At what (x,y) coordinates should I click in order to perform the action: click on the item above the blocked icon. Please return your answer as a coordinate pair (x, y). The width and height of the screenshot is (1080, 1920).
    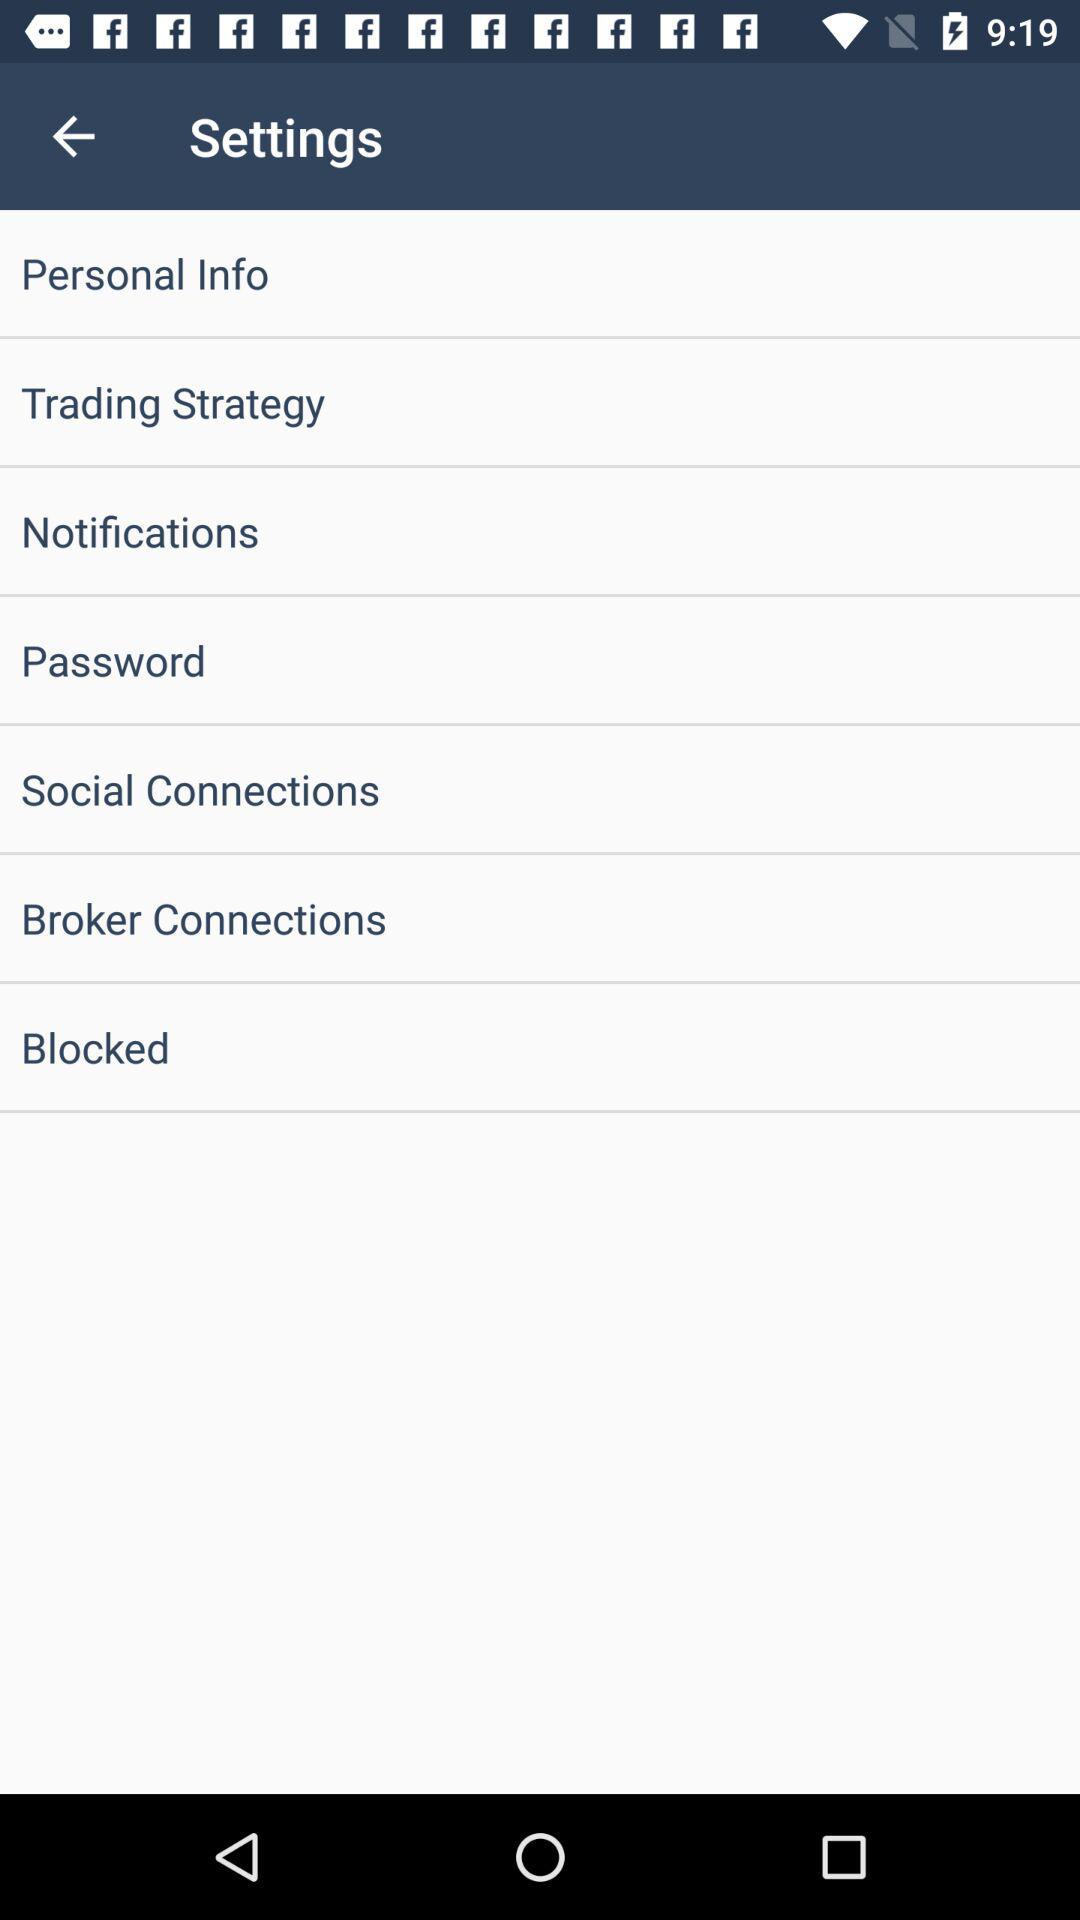
    Looking at the image, I should click on (540, 916).